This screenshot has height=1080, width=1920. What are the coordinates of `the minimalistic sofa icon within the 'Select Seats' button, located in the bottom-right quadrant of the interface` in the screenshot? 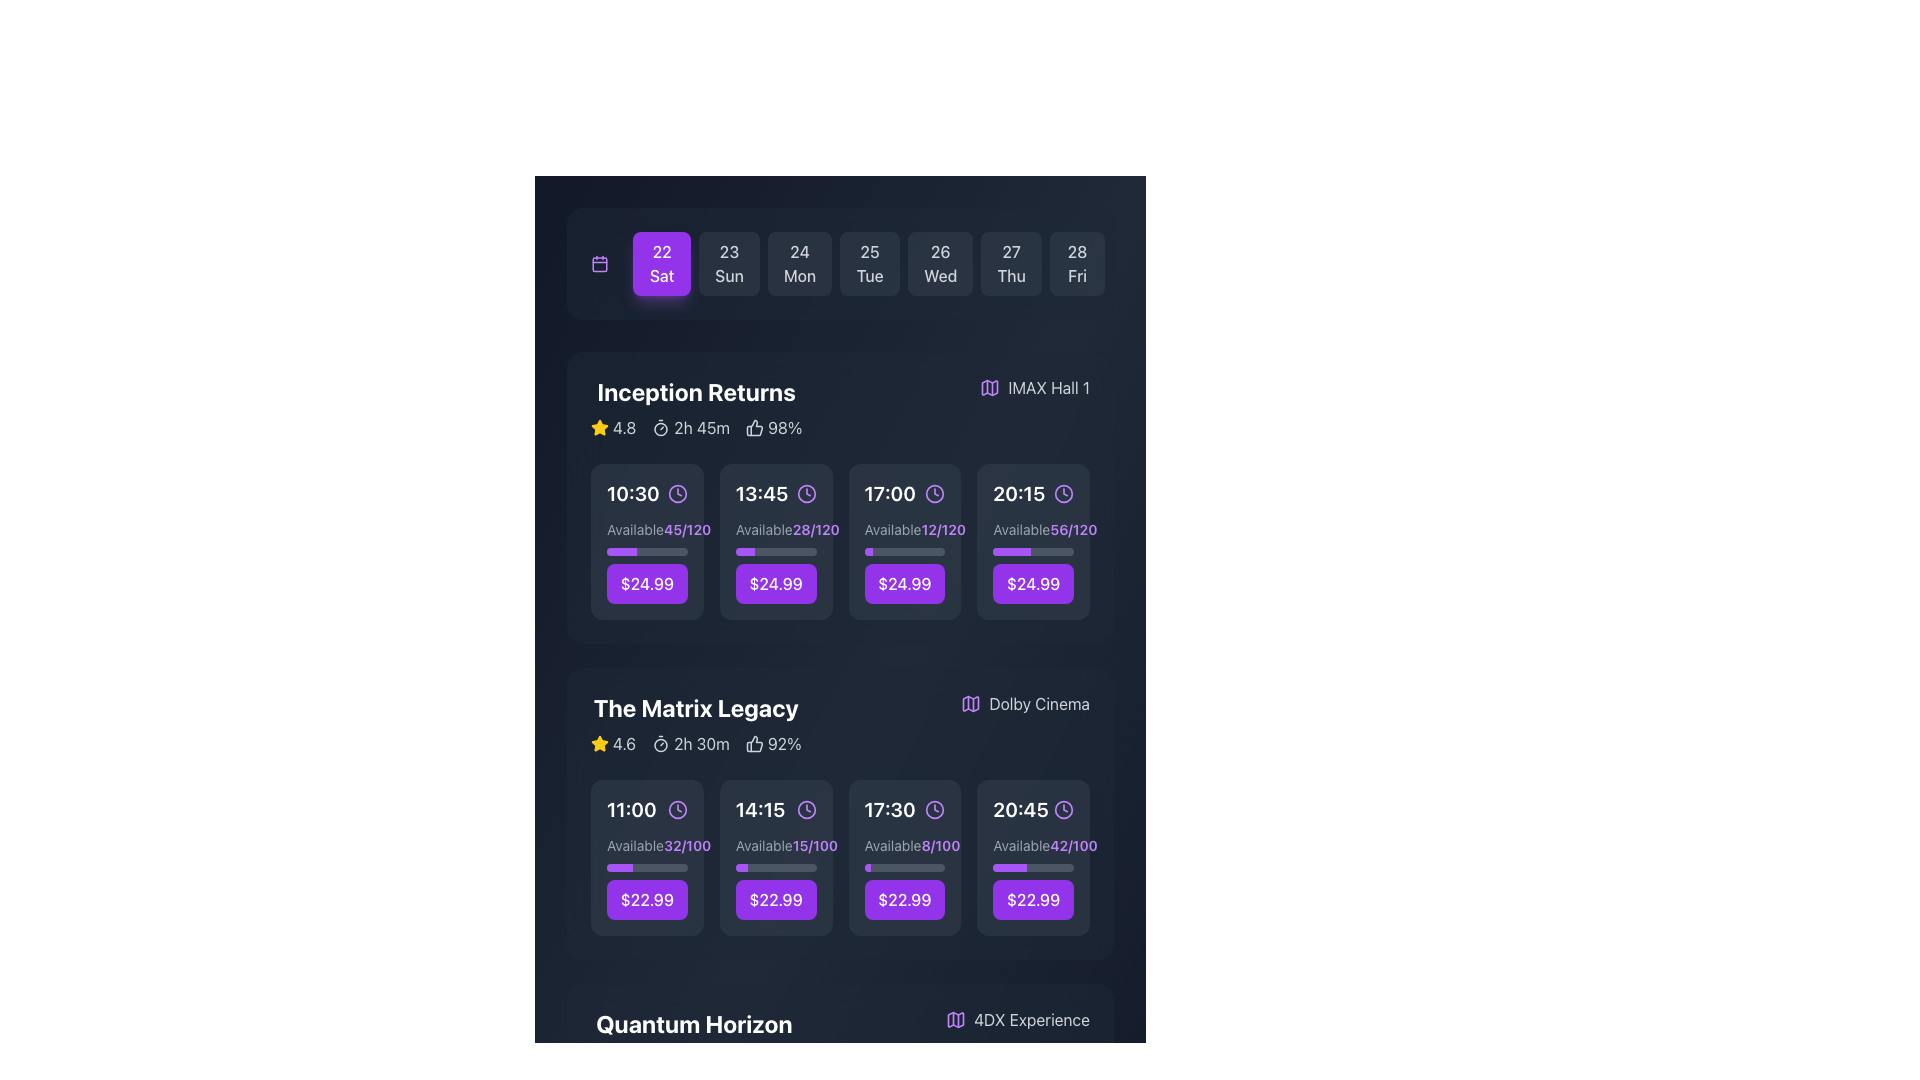 It's located at (873, 542).